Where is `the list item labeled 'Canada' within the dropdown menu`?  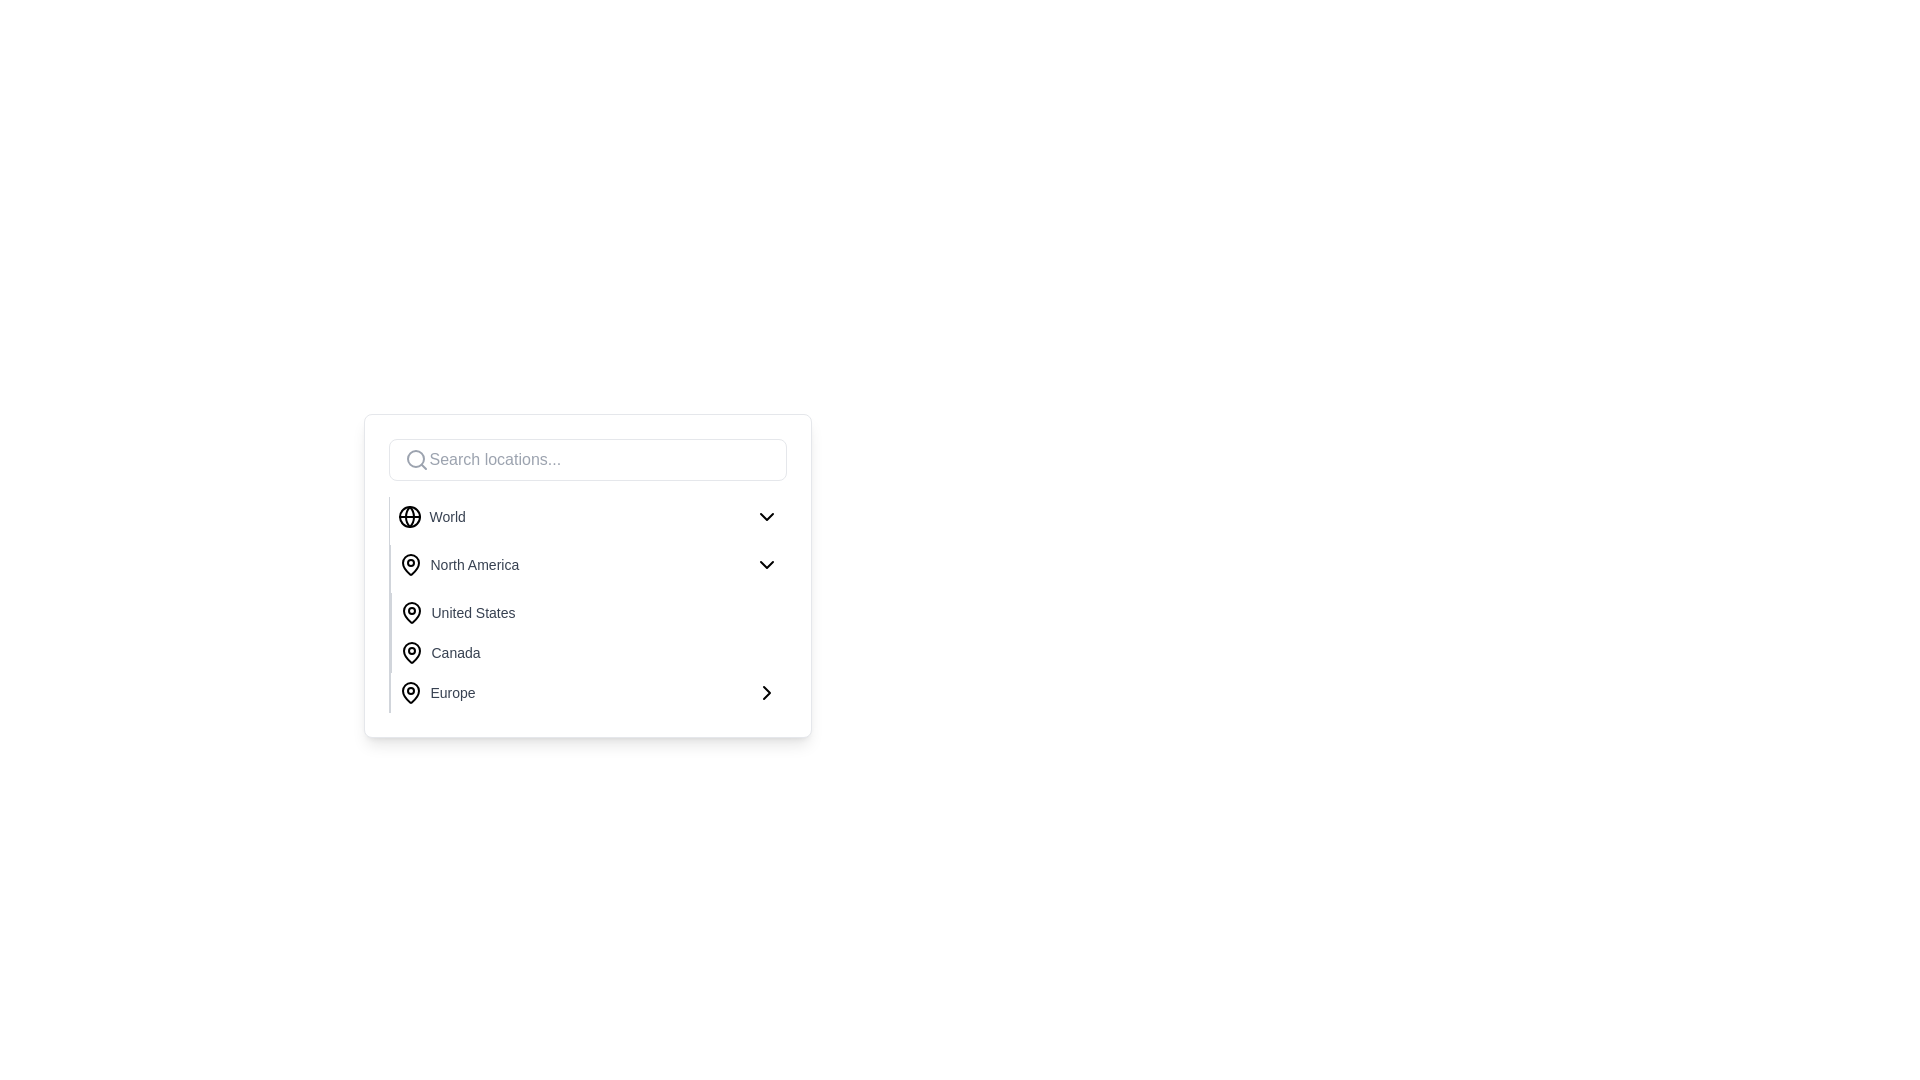
the list item labeled 'Canada' within the dropdown menu is located at coordinates (439, 652).